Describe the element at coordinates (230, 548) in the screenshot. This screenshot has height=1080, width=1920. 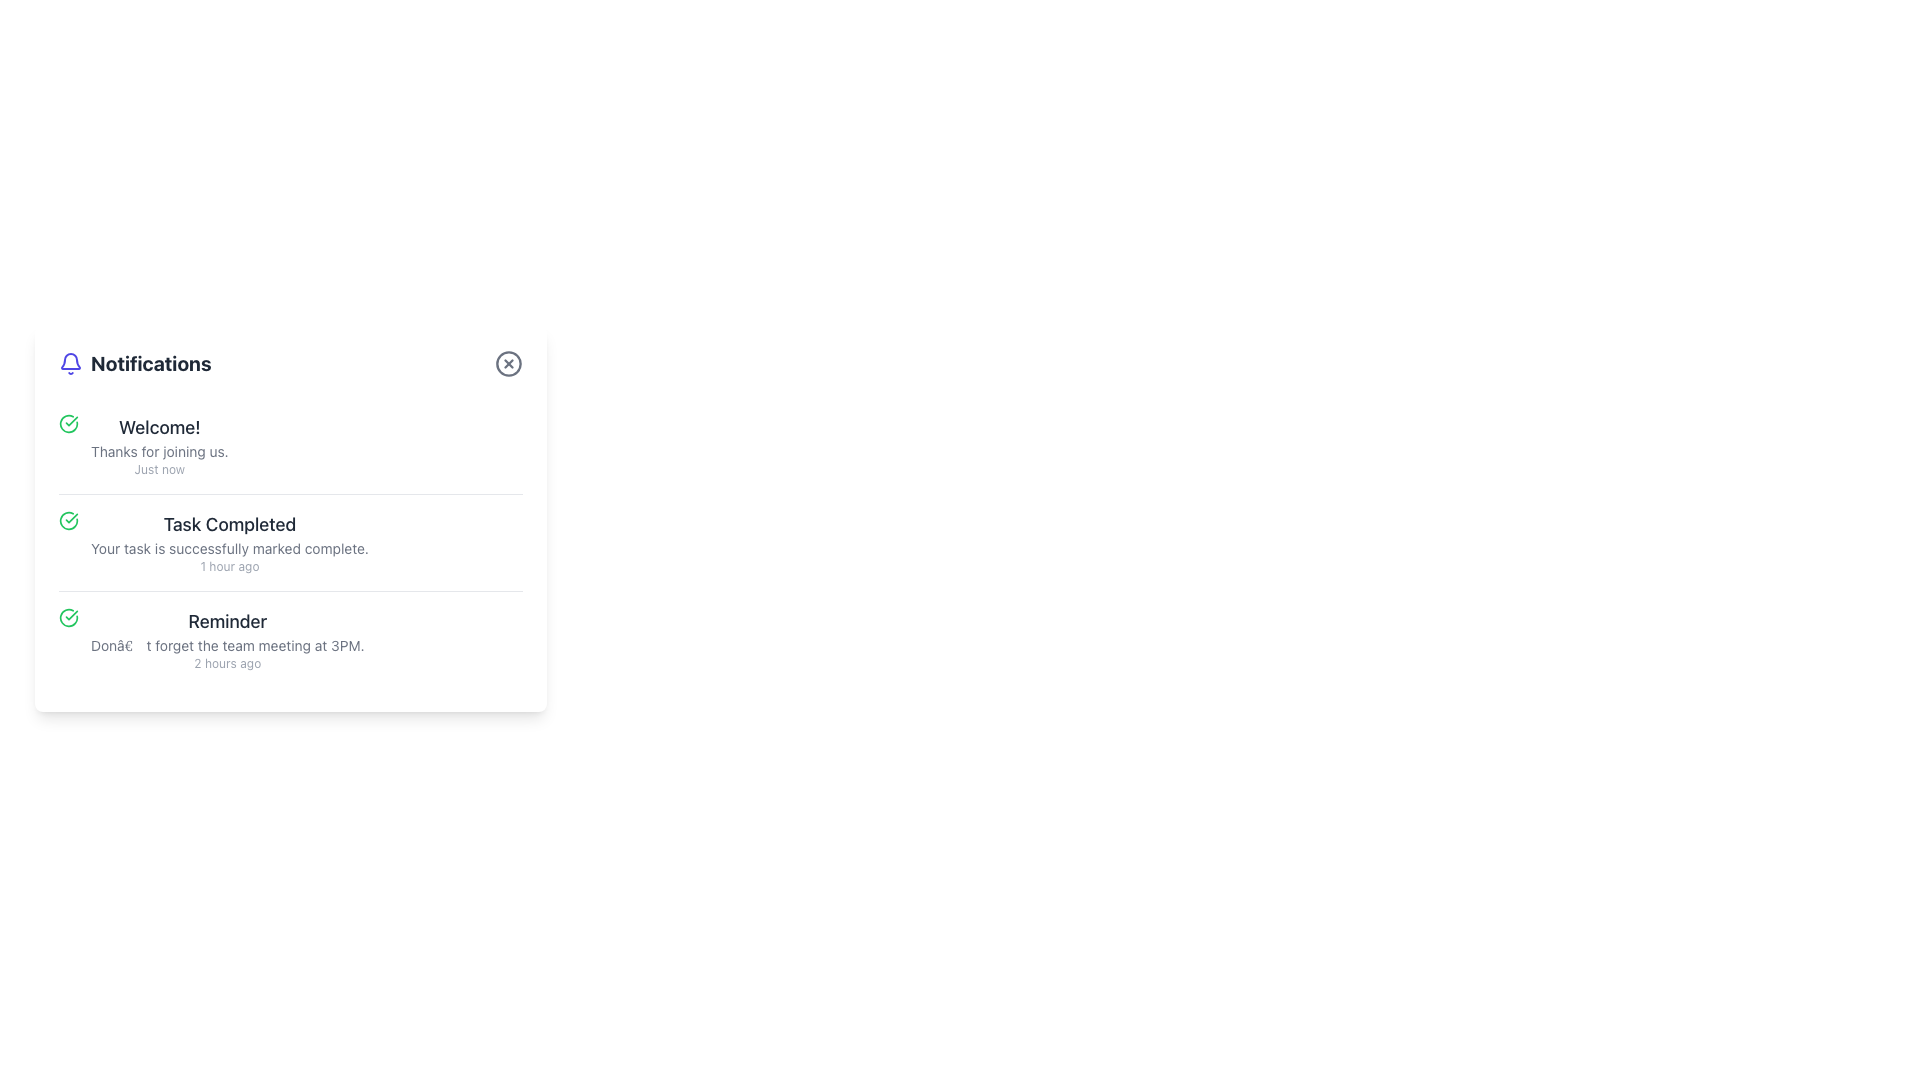
I see `message from the Text Label that contains the phrase 'Your task is successfully marked complete.' which is styled with a small font size and light gray color, located beneath the 'Task Completed' heading` at that location.